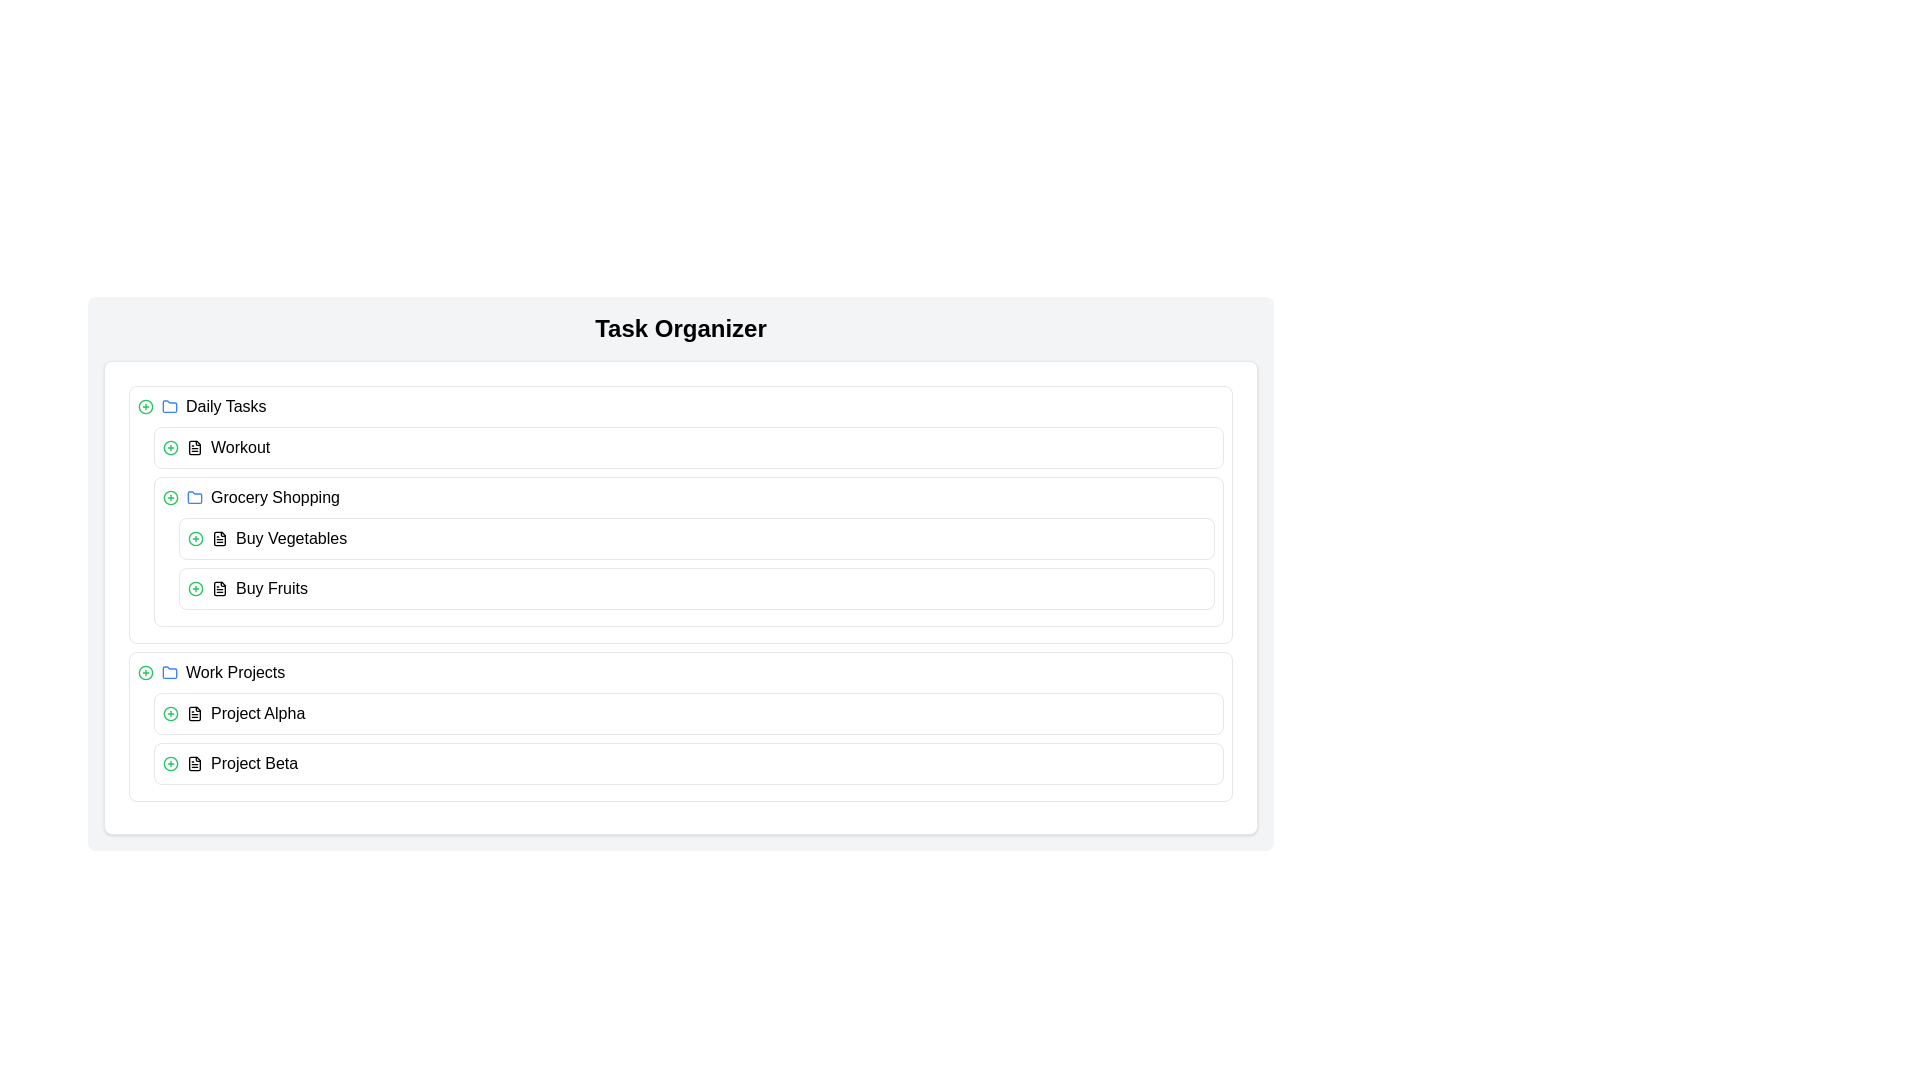 The width and height of the screenshot is (1920, 1080). What do you see at coordinates (271, 588) in the screenshot?
I see `displayed text of the 'Buy Fruits' task item located at the end of the 'Grocery Shopping' list in the 'Daily Tasks' section` at bounding box center [271, 588].